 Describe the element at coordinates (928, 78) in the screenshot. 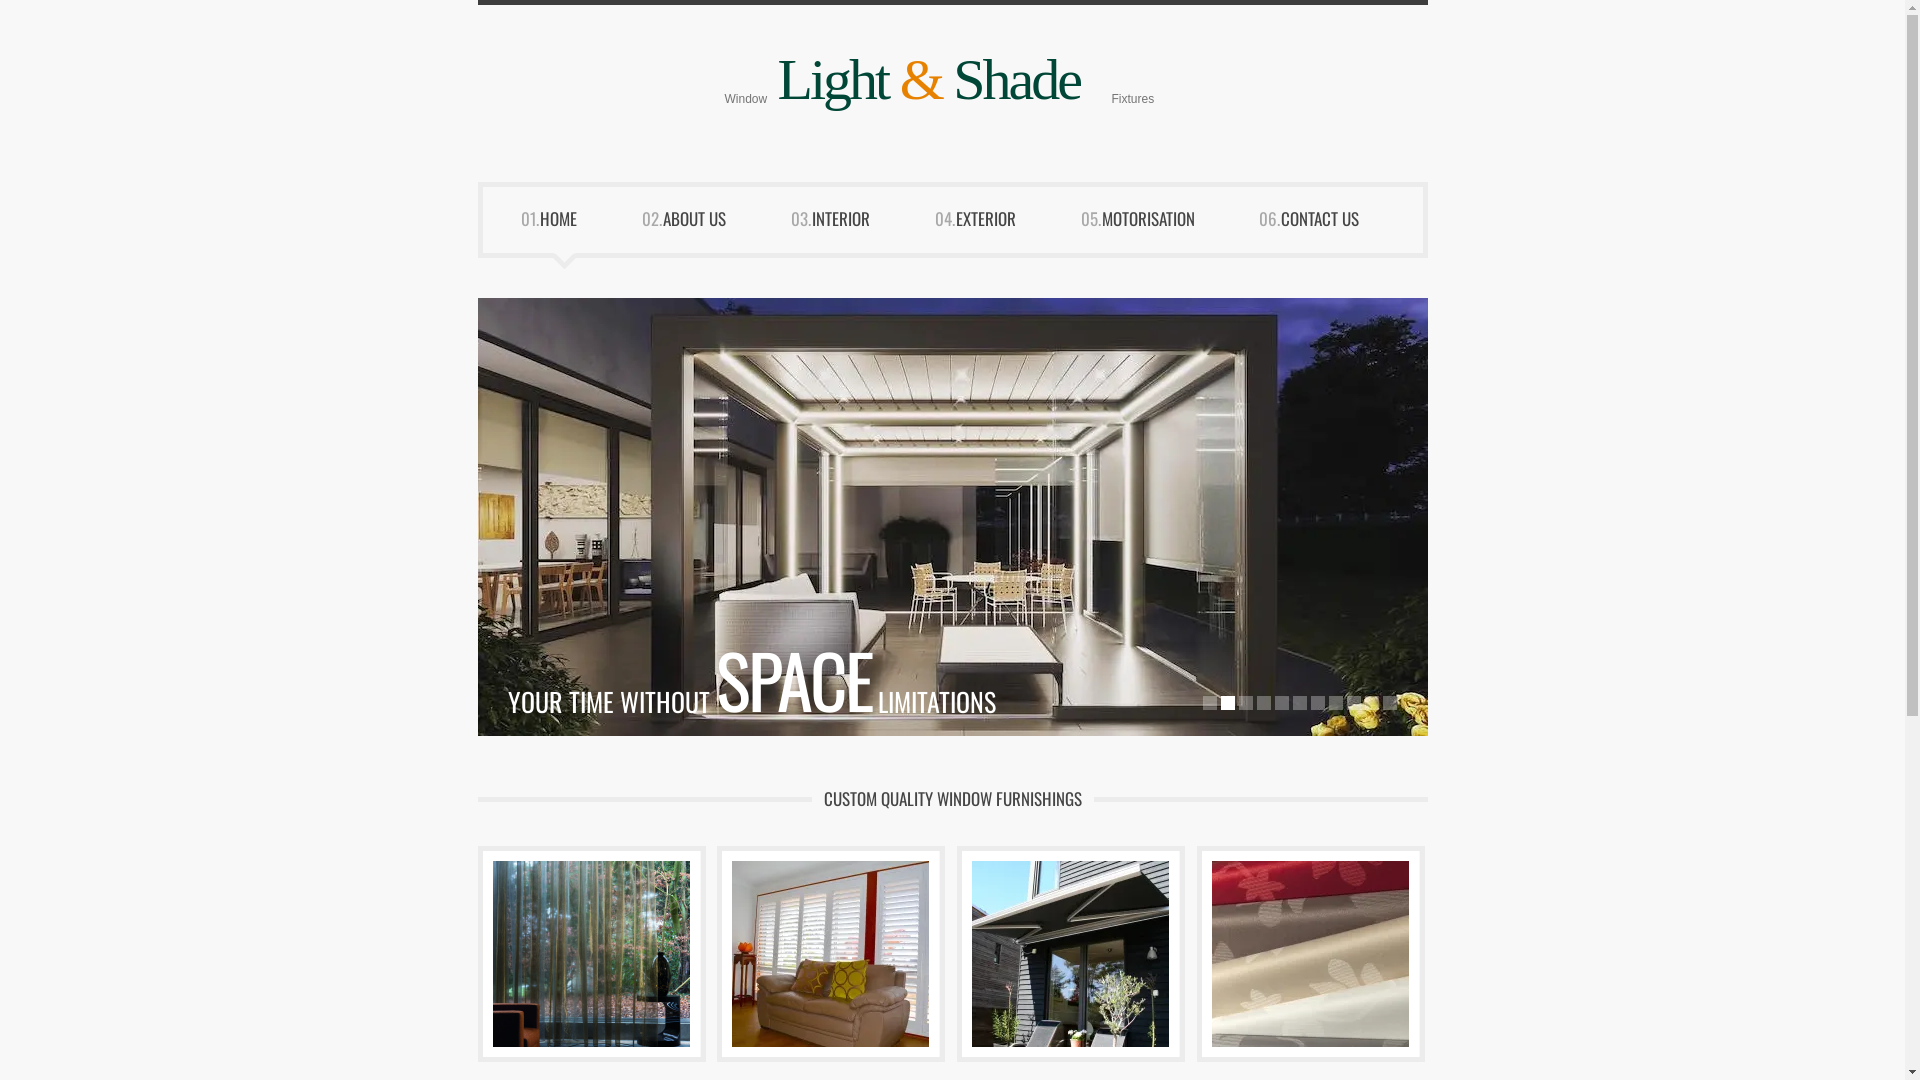

I see `'Light & Shade'` at that location.